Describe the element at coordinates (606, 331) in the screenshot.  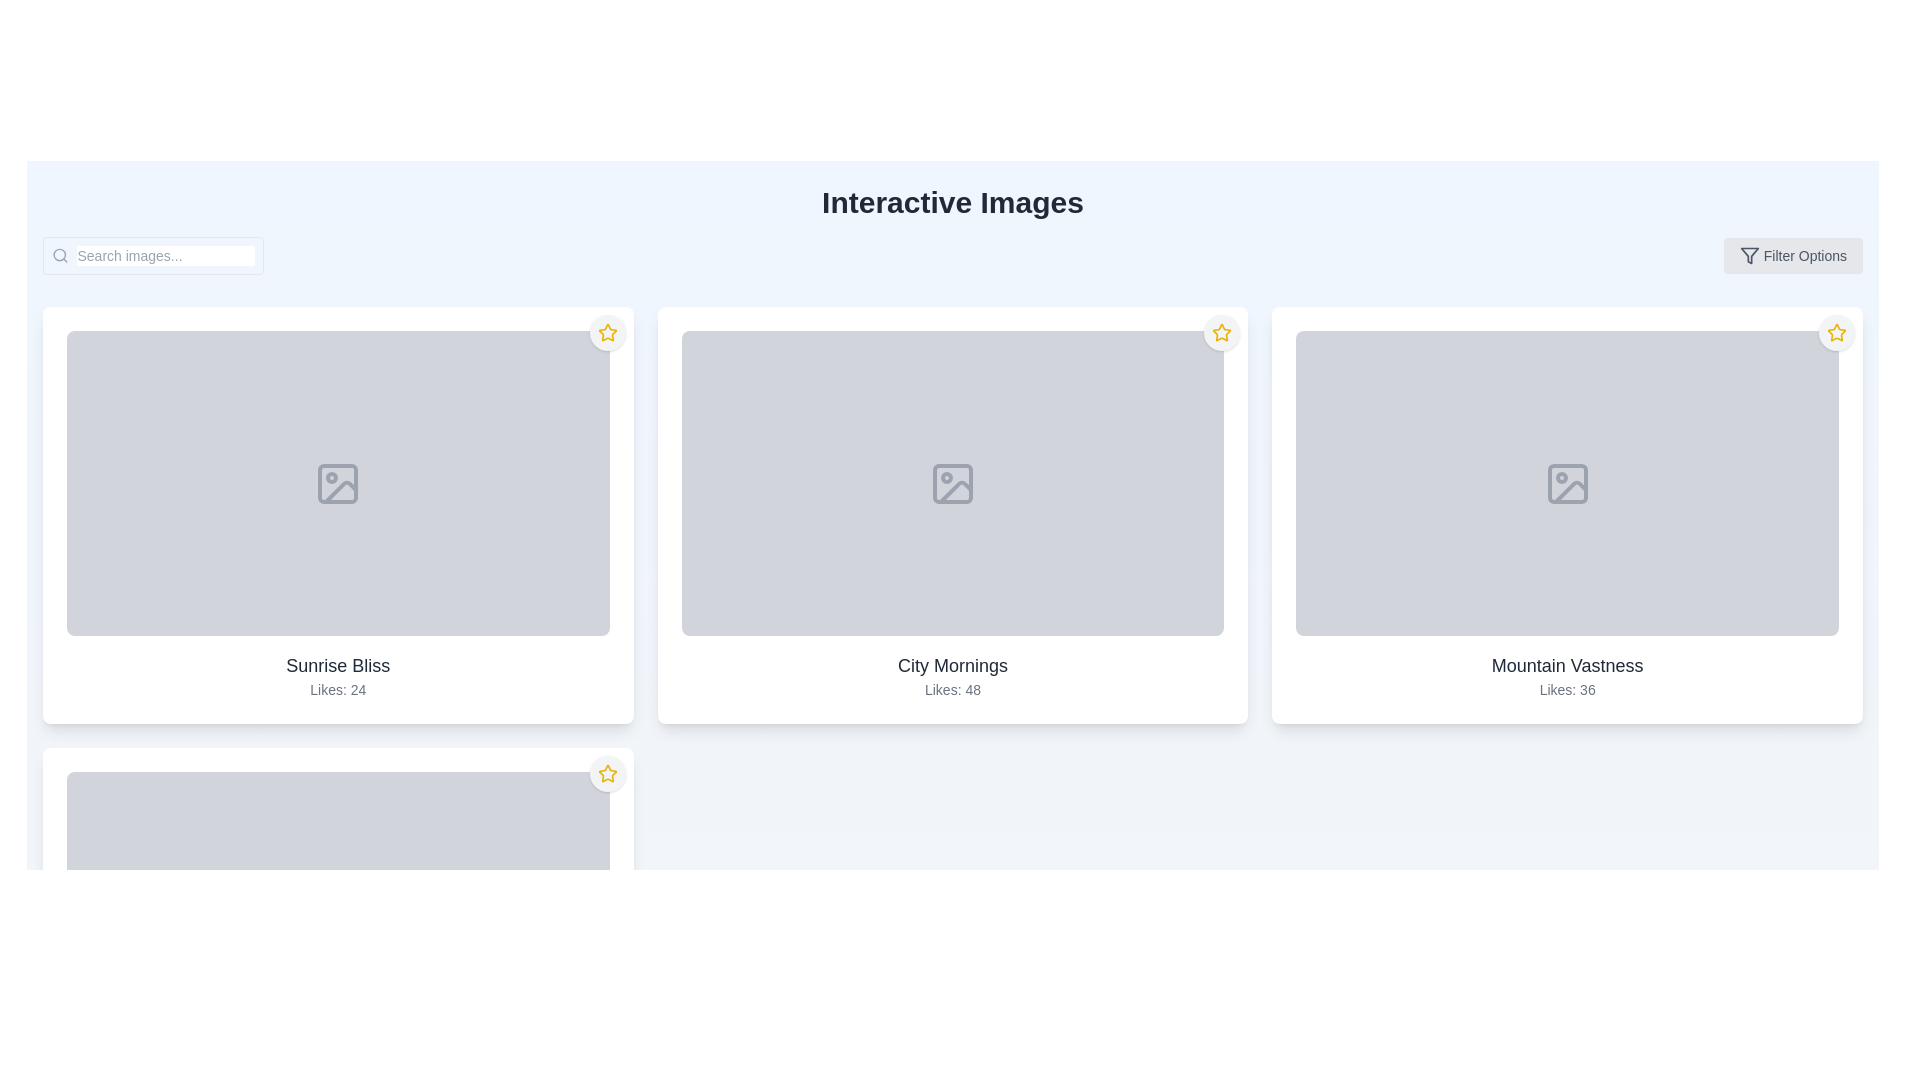
I see `the yellow outlined star icon located at the top-right corner of the 'Sunrise Bliss' image card` at that location.